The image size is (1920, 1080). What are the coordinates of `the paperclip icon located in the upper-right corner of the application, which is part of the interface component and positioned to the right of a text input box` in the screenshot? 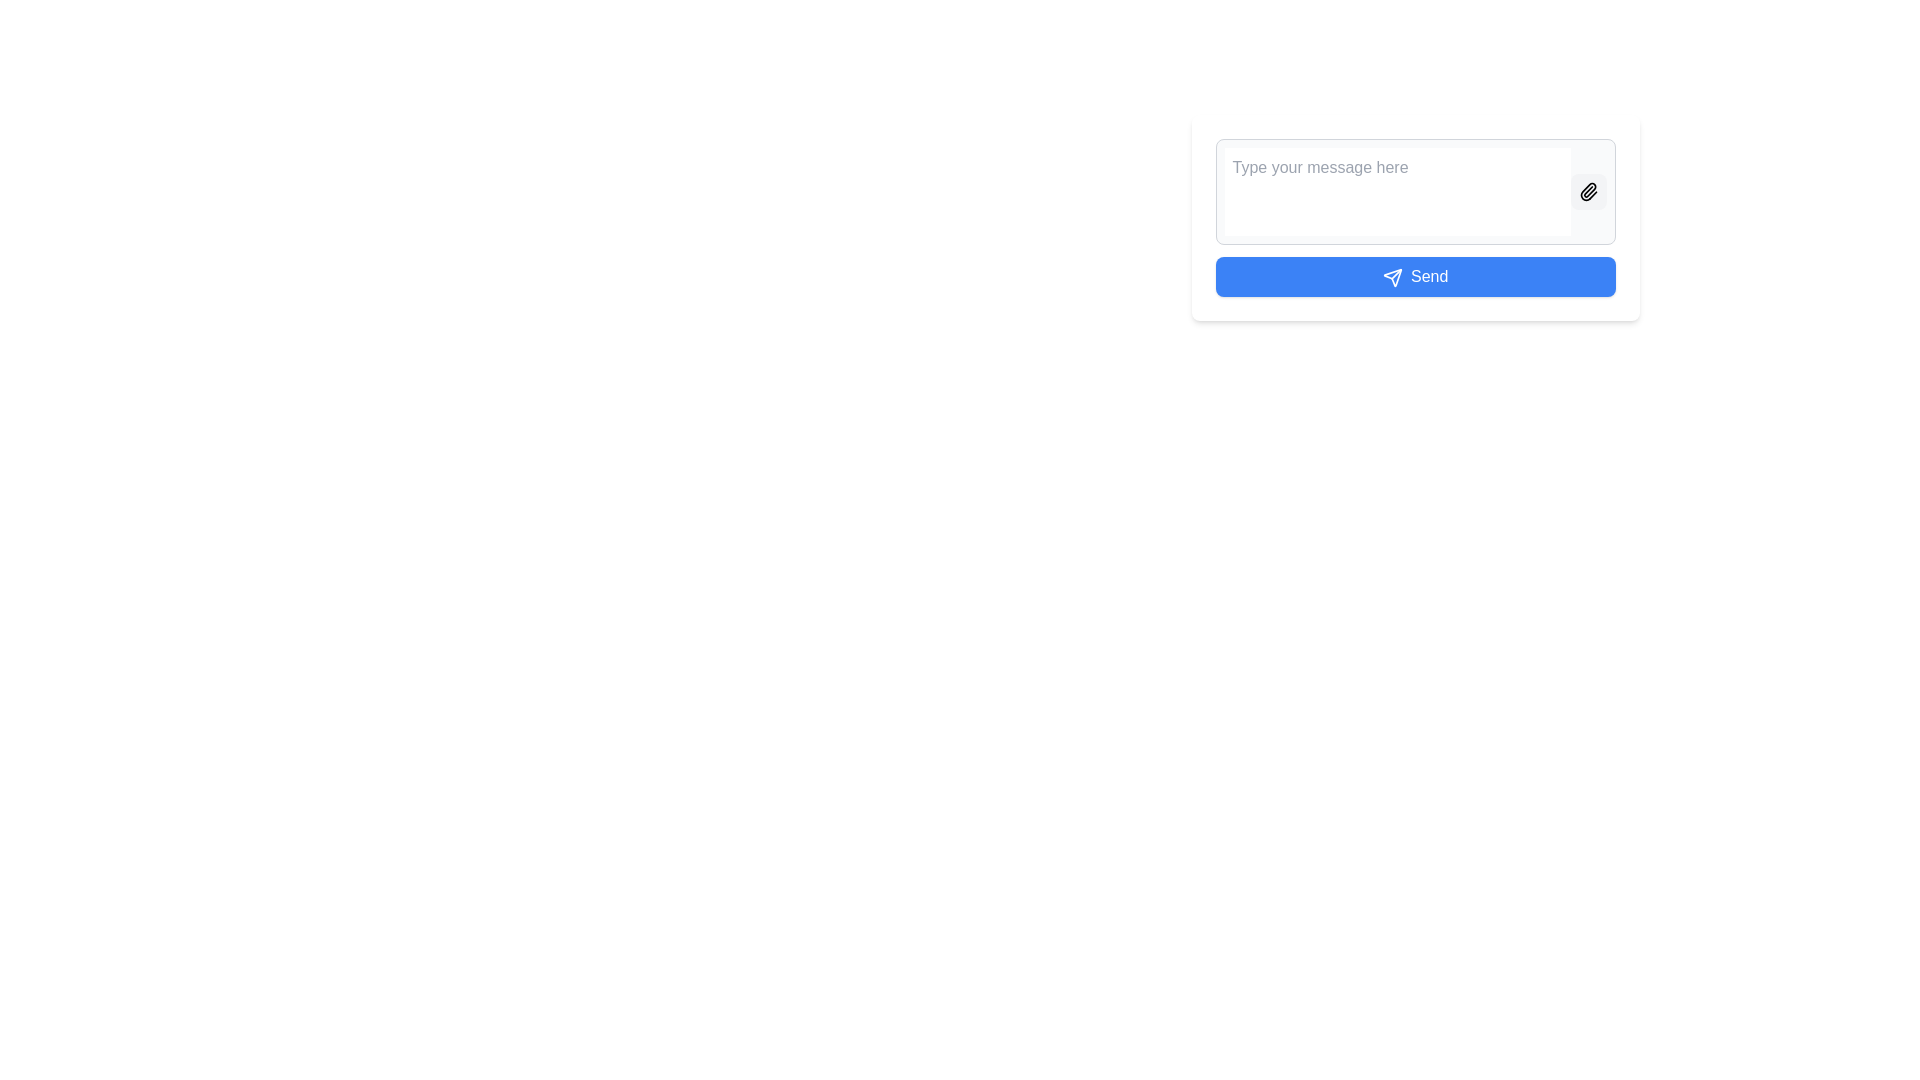 It's located at (1587, 192).